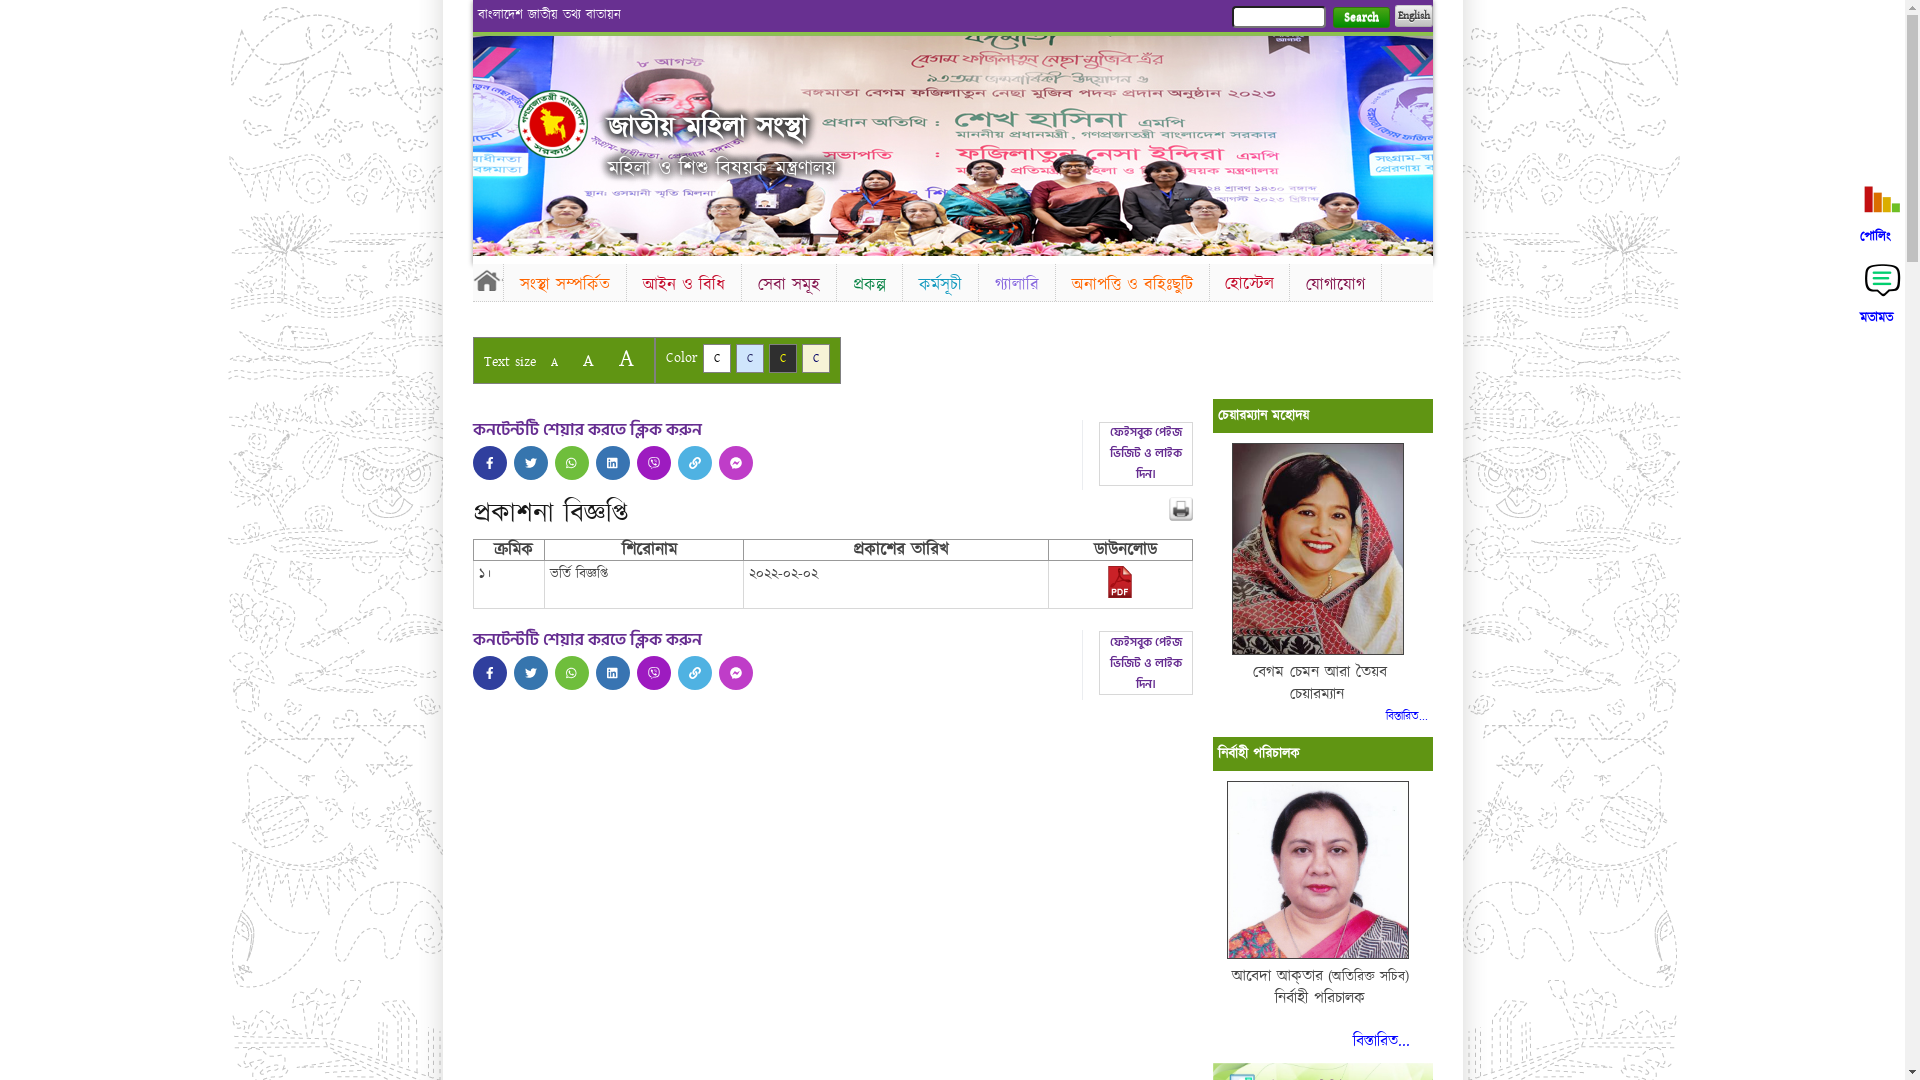 The height and width of the screenshot is (1080, 1920). Describe the element at coordinates (781, 357) in the screenshot. I see `'C'` at that location.